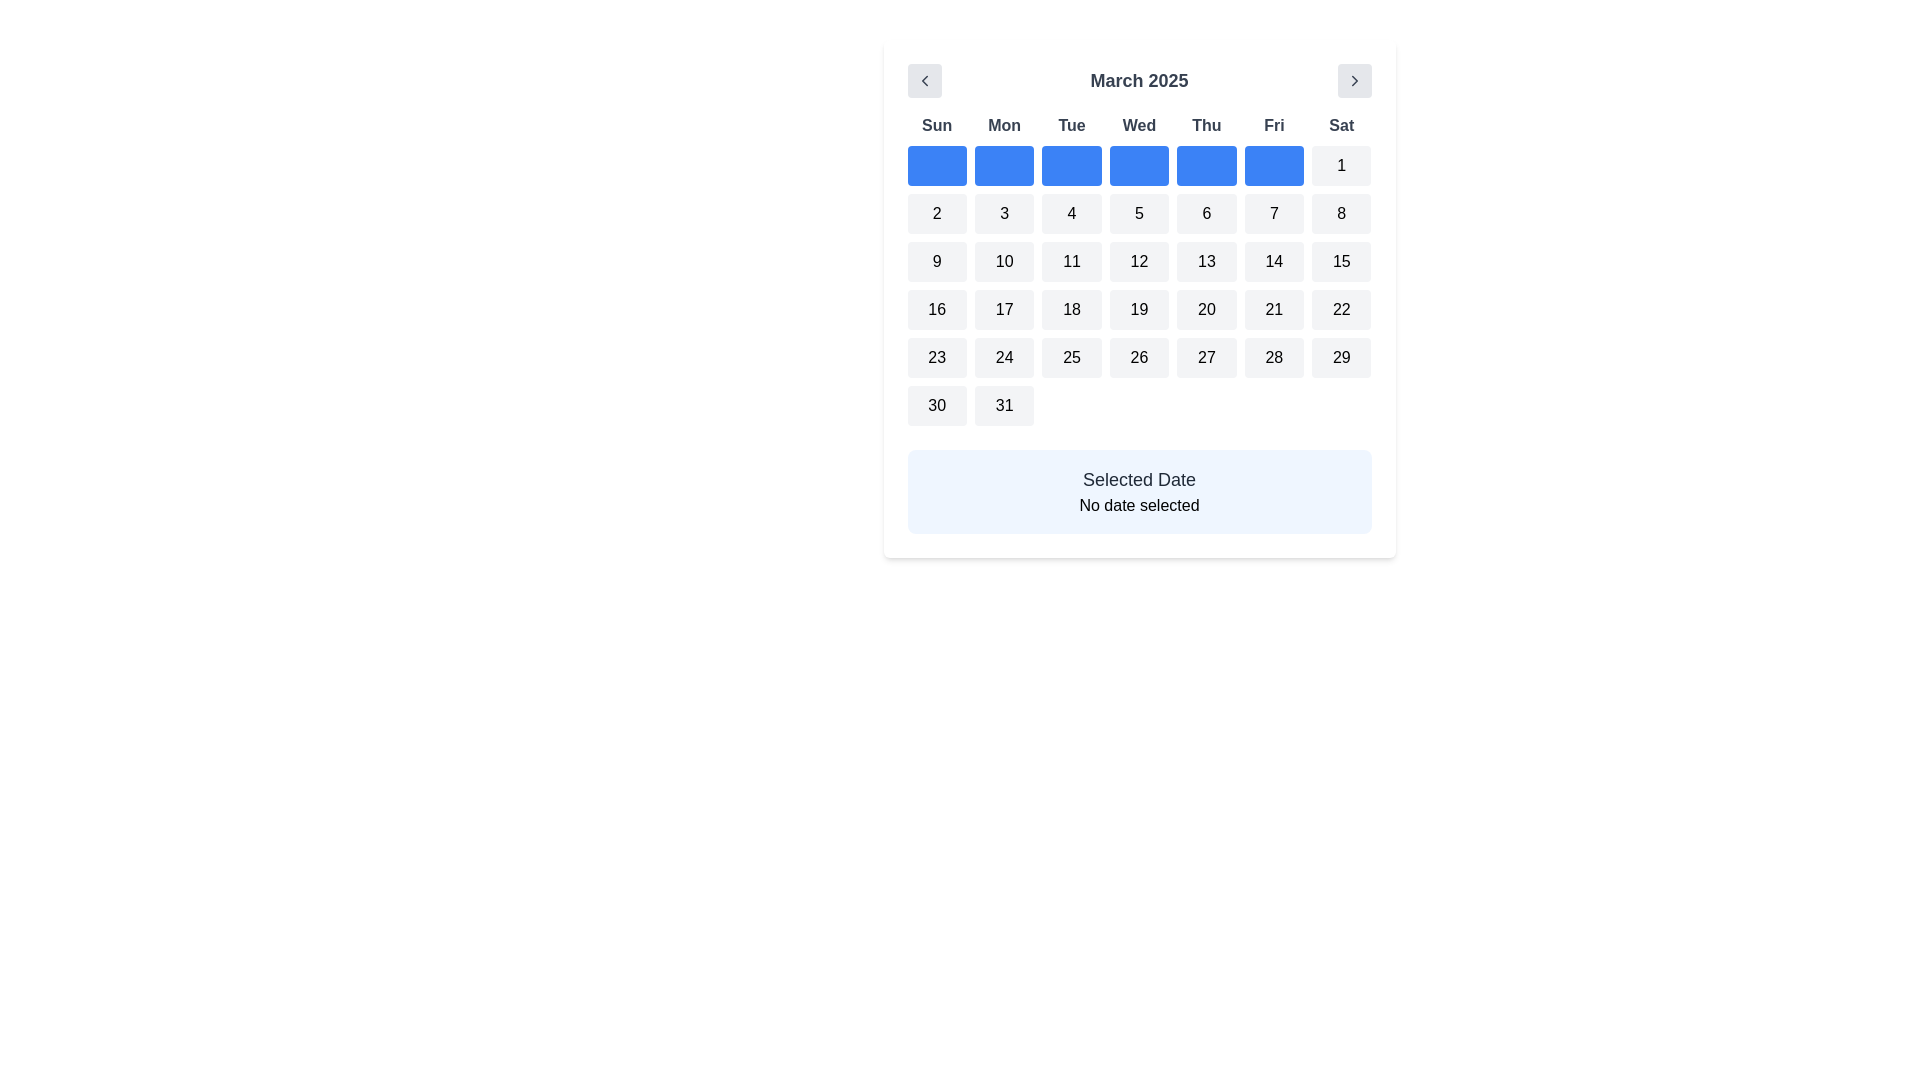 The width and height of the screenshot is (1920, 1080). Describe the element at coordinates (1205, 309) in the screenshot. I see `the rectangular button displaying '20' in the calendar grid layout under 'Thu'` at that location.